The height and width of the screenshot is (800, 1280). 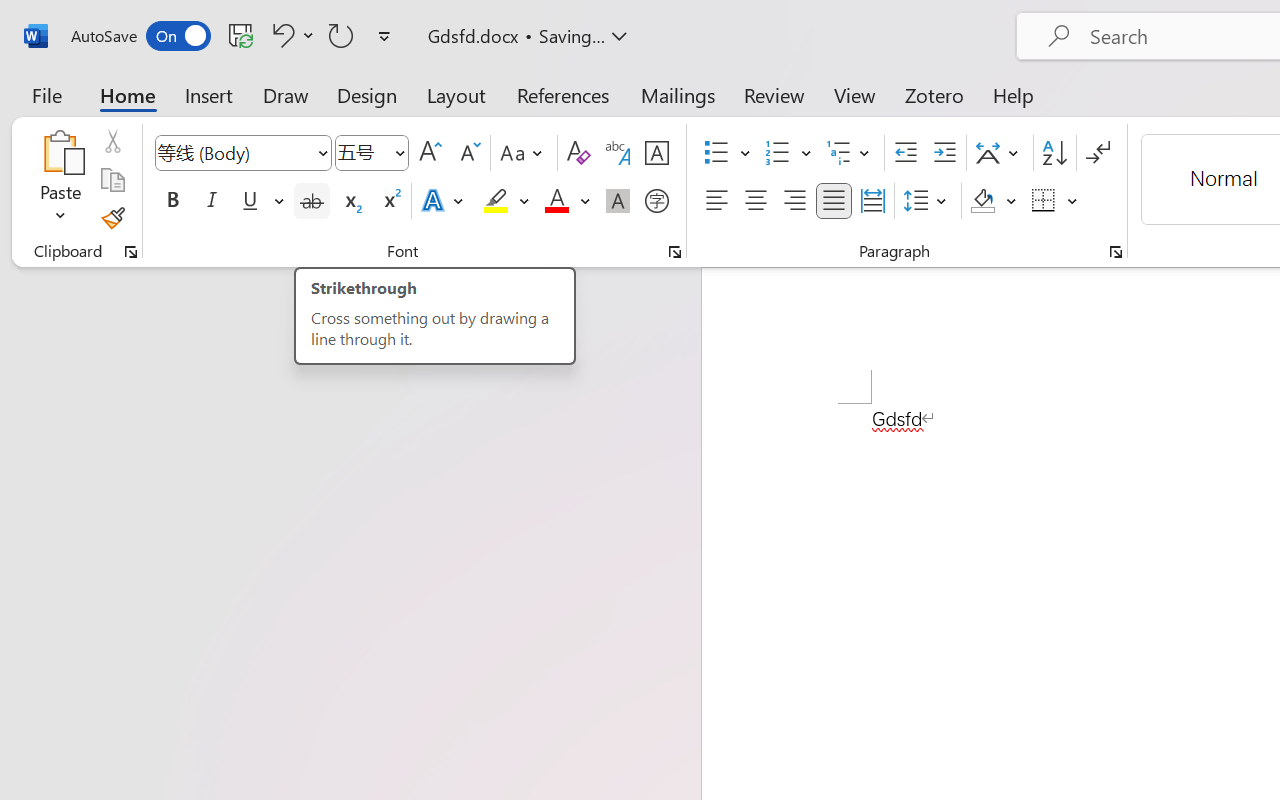 I want to click on 'Grow Font', so click(x=429, y=153).